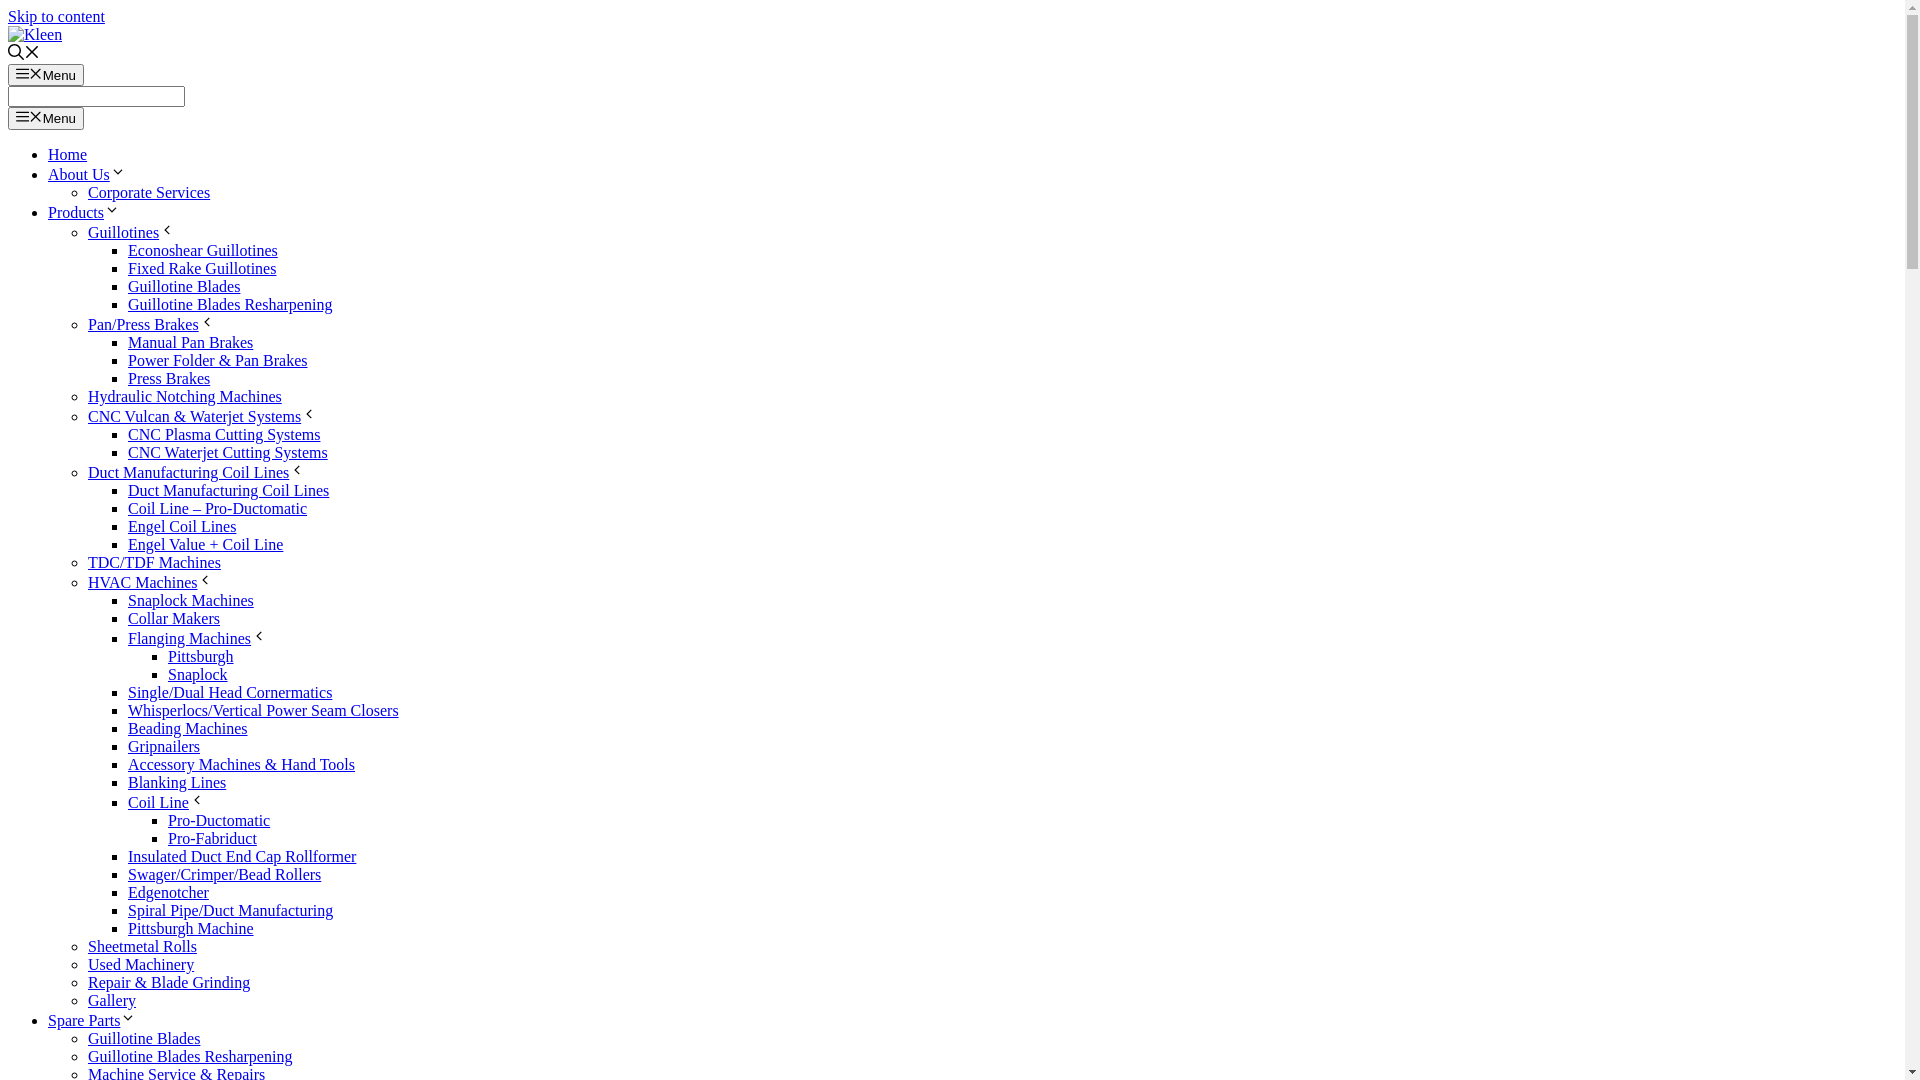 This screenshot has width=1920, height=1080. I want to click on 'Menu', so click(46, 73).